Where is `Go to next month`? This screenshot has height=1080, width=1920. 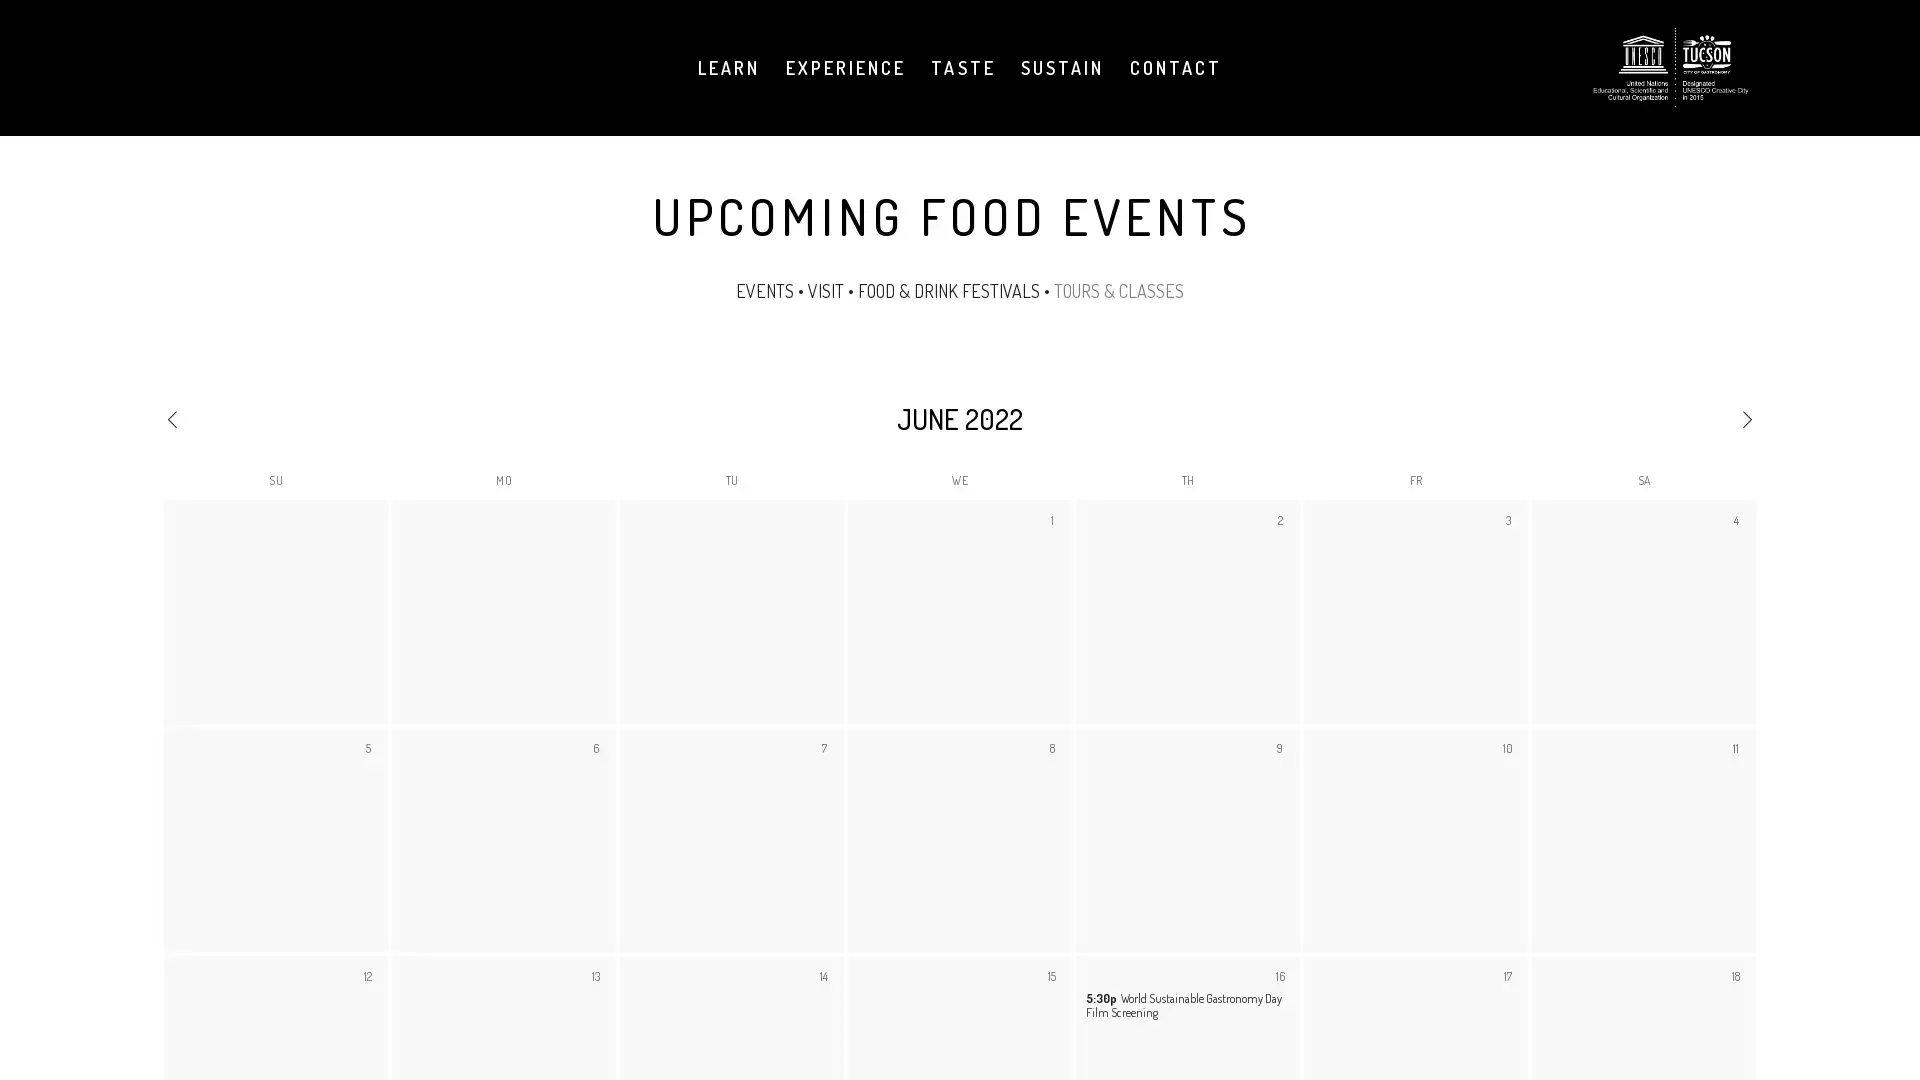 Go to next month is located at coordinates (1647, 416).